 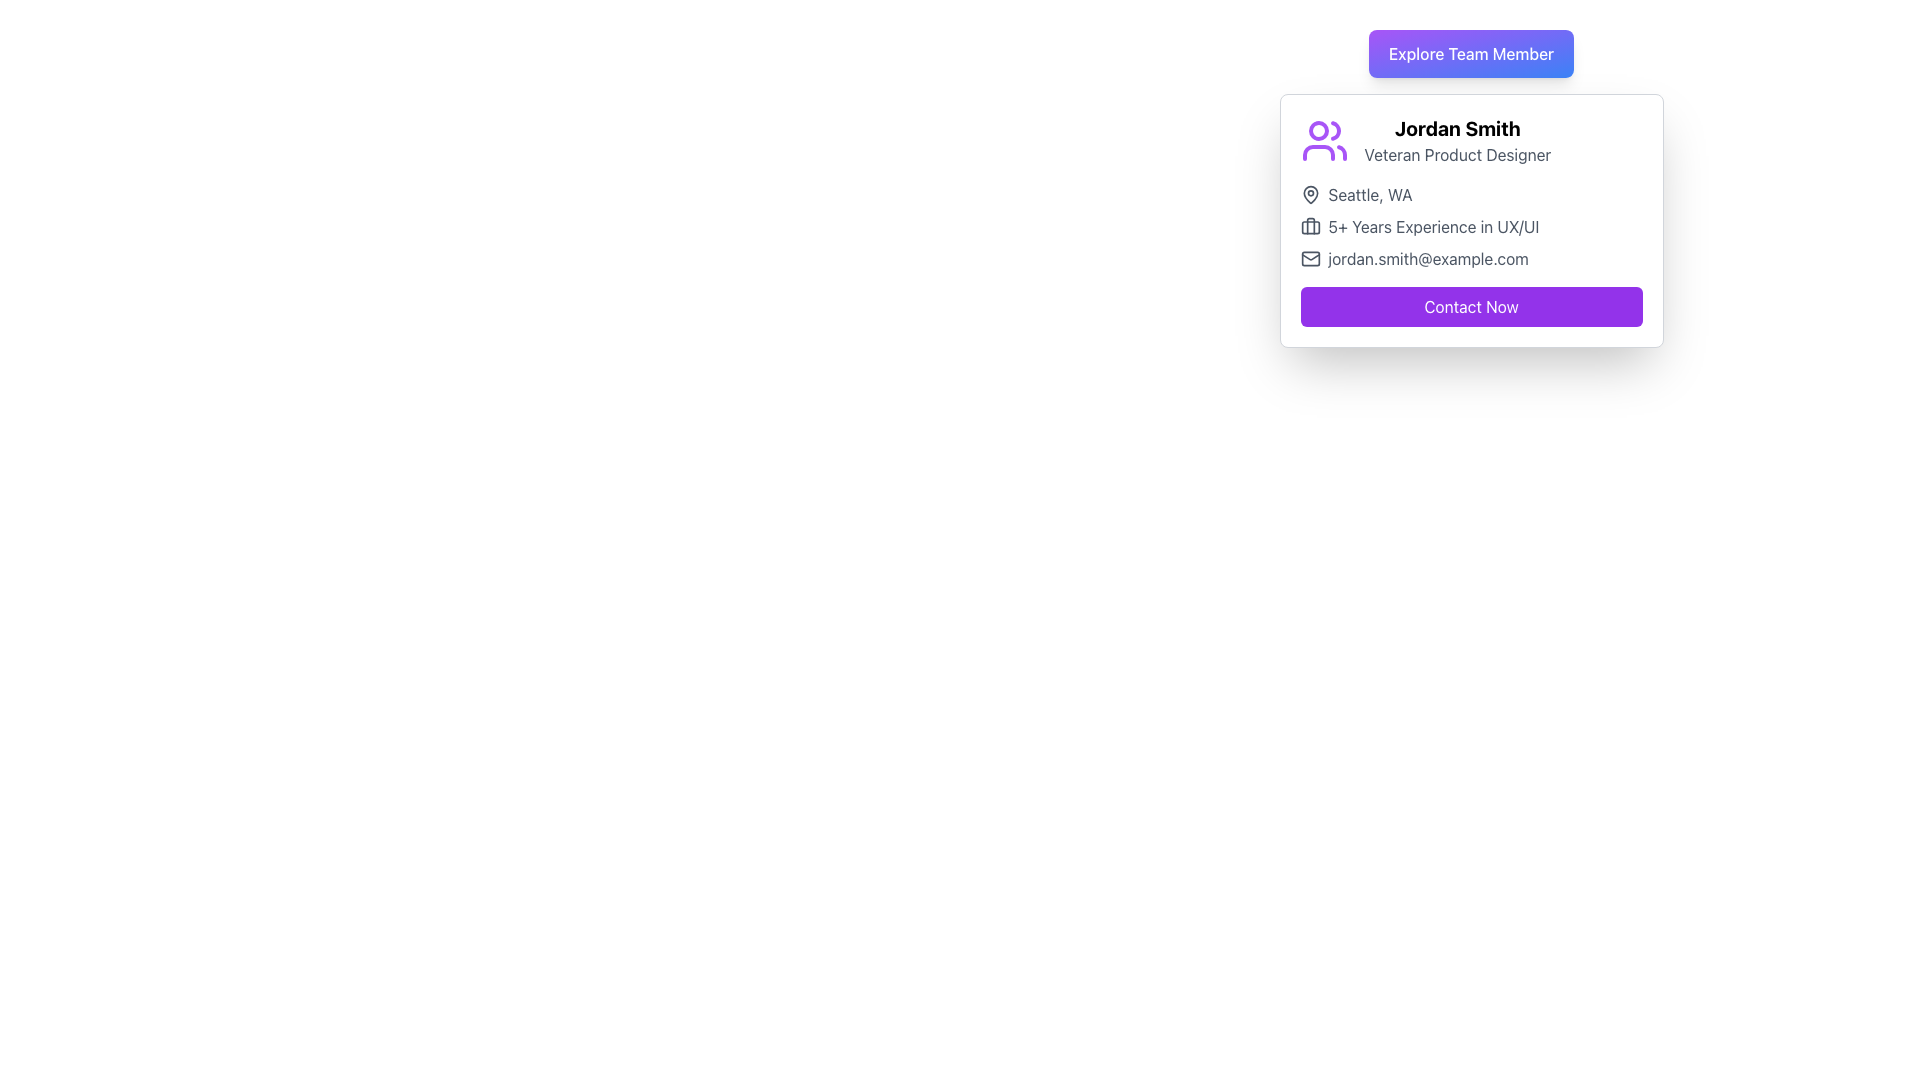 I want to click on the 'Contact Now' button with a purple background and white text, so click(x=1471, y=307).